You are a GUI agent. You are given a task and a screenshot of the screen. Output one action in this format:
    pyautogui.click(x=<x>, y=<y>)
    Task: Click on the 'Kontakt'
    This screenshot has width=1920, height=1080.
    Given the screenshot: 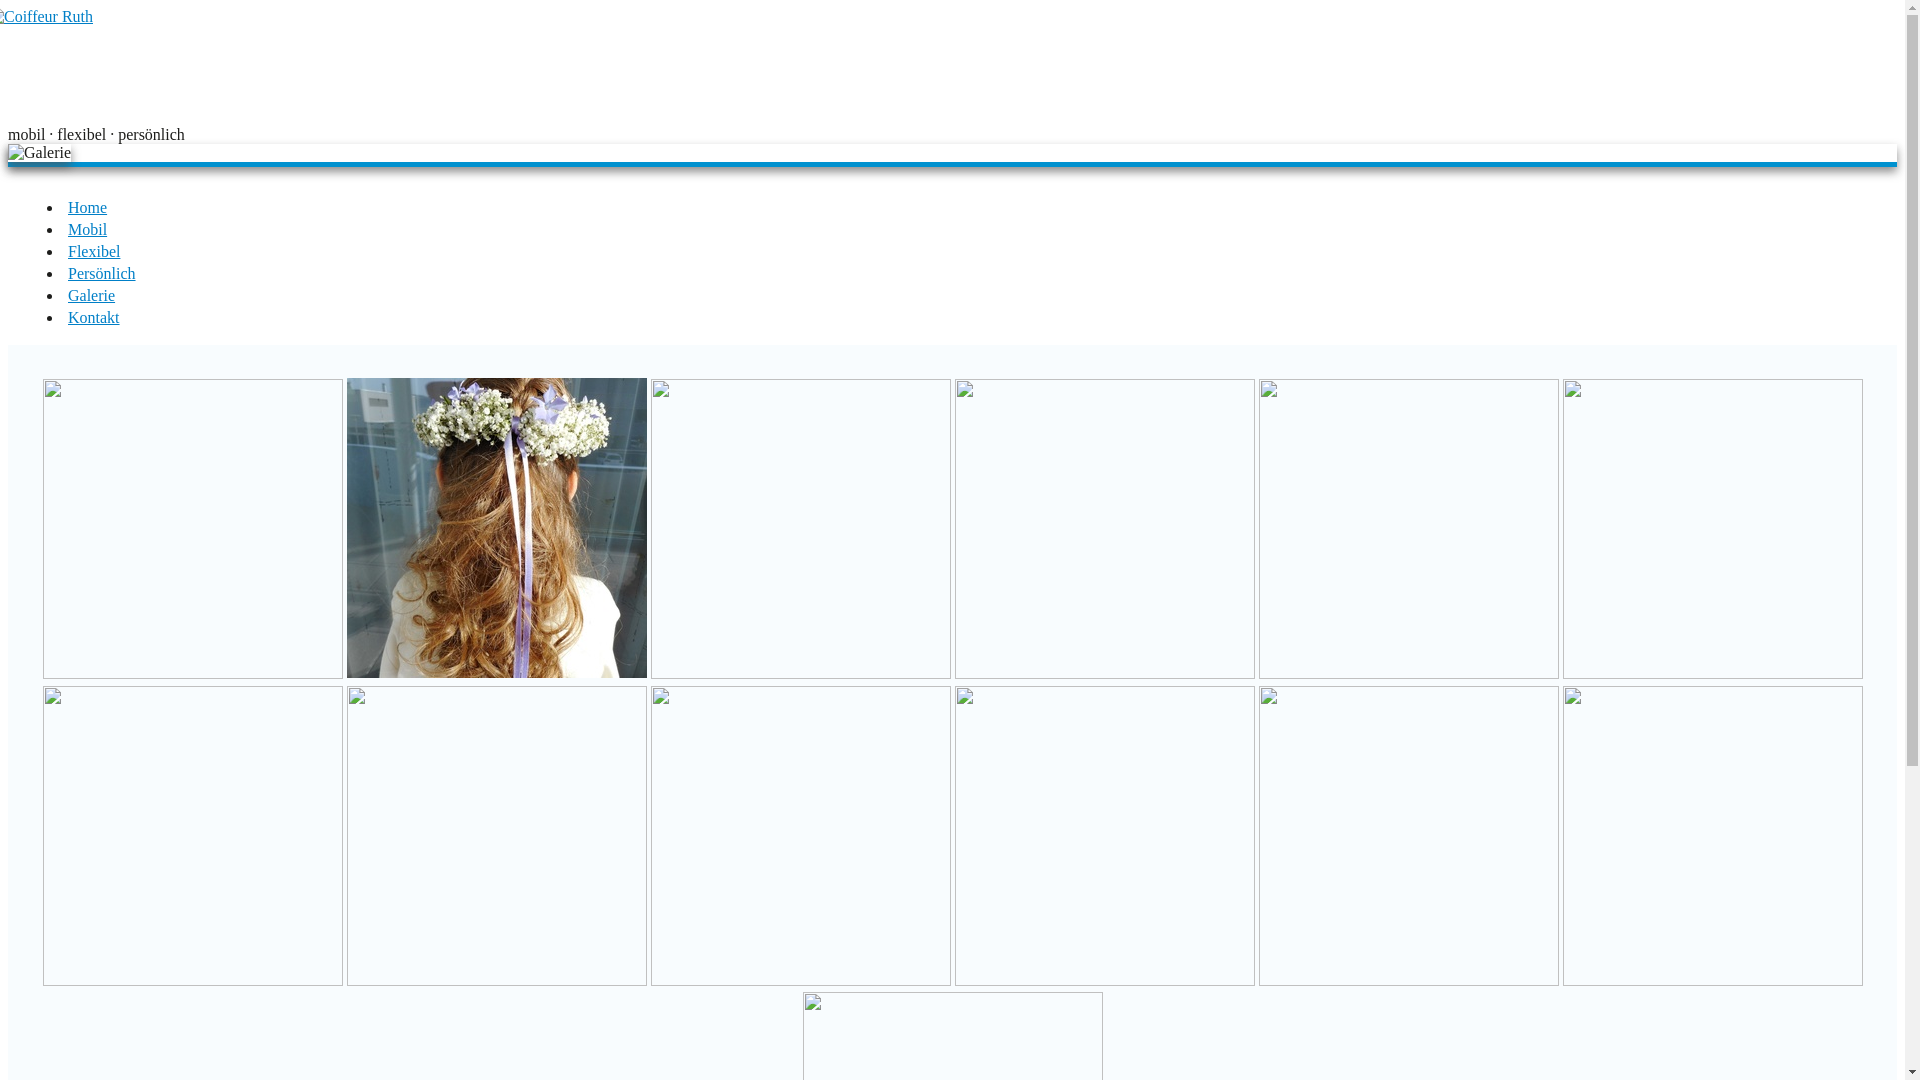 What is the action you would take?
    pyautogui.click(x=67, y=316)
    